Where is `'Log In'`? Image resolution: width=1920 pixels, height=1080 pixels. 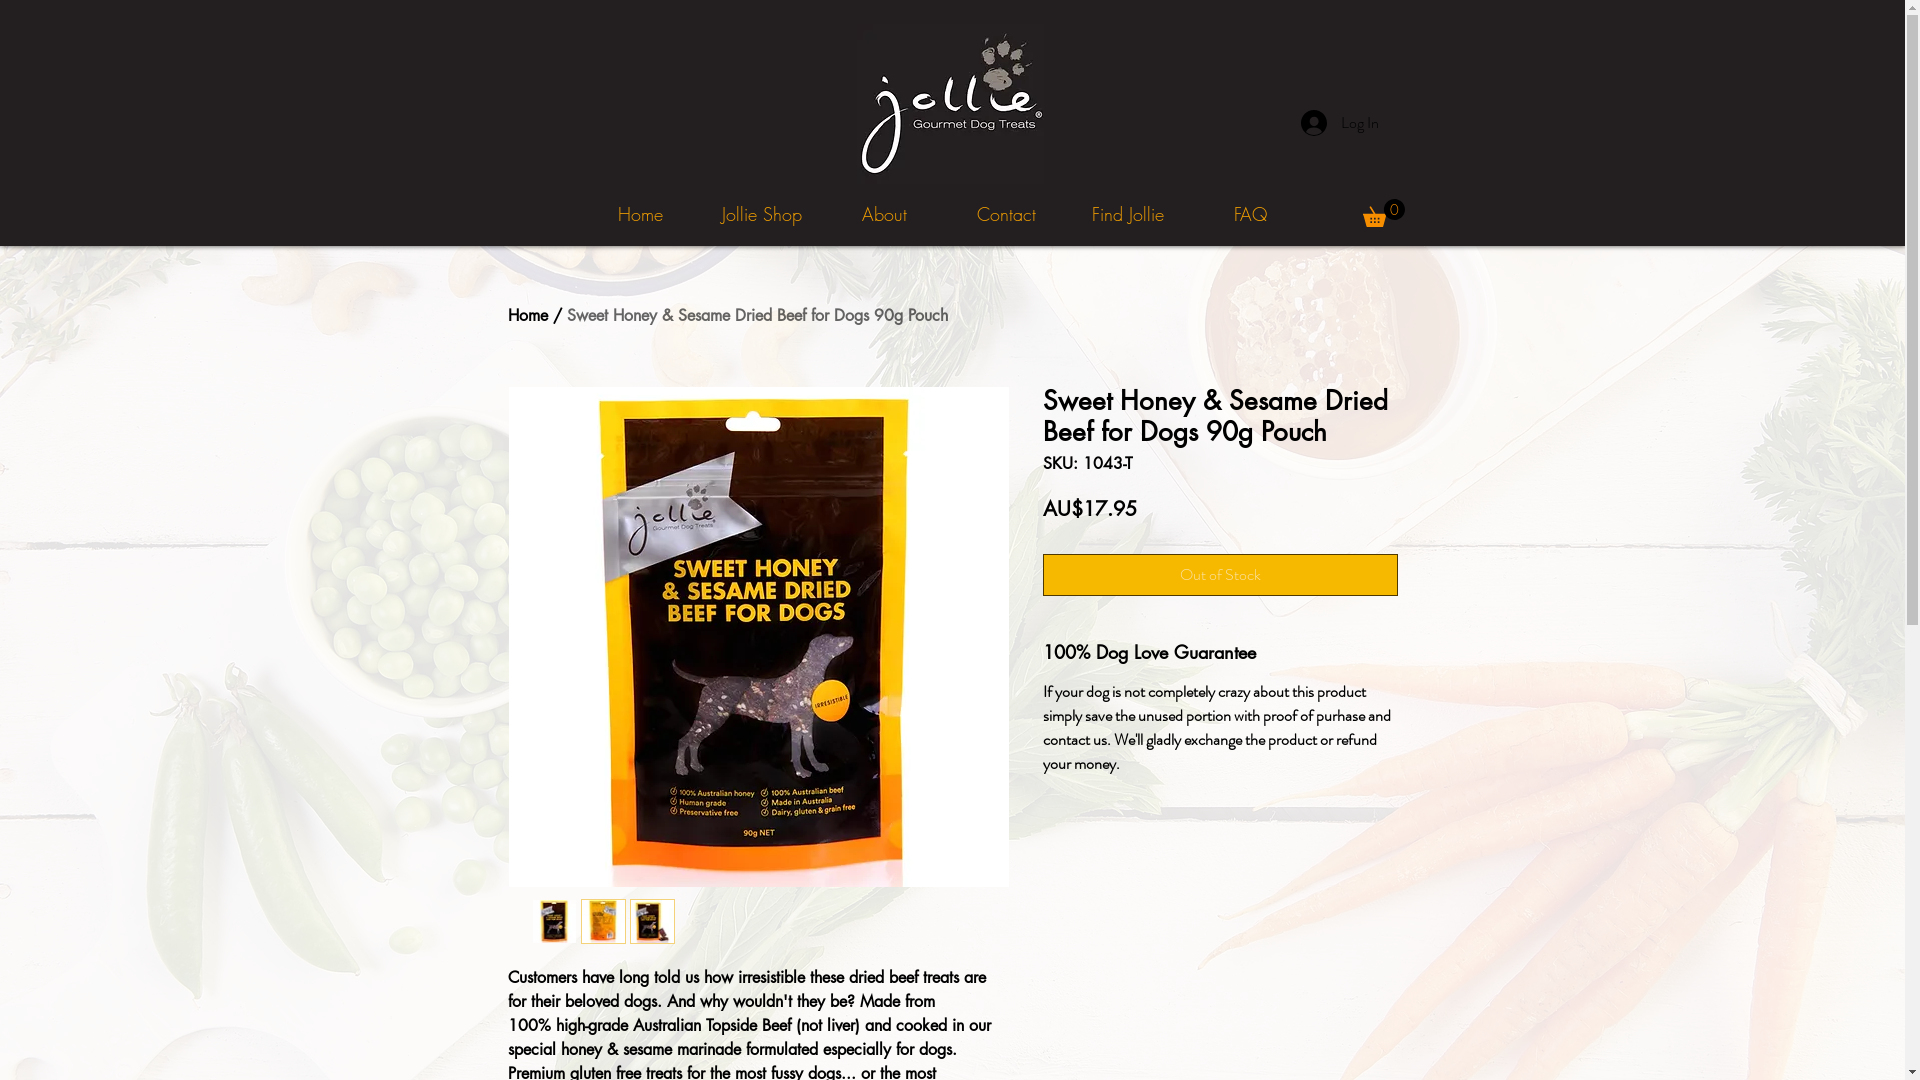
'Log In' is located at coordinates (1339, 123).